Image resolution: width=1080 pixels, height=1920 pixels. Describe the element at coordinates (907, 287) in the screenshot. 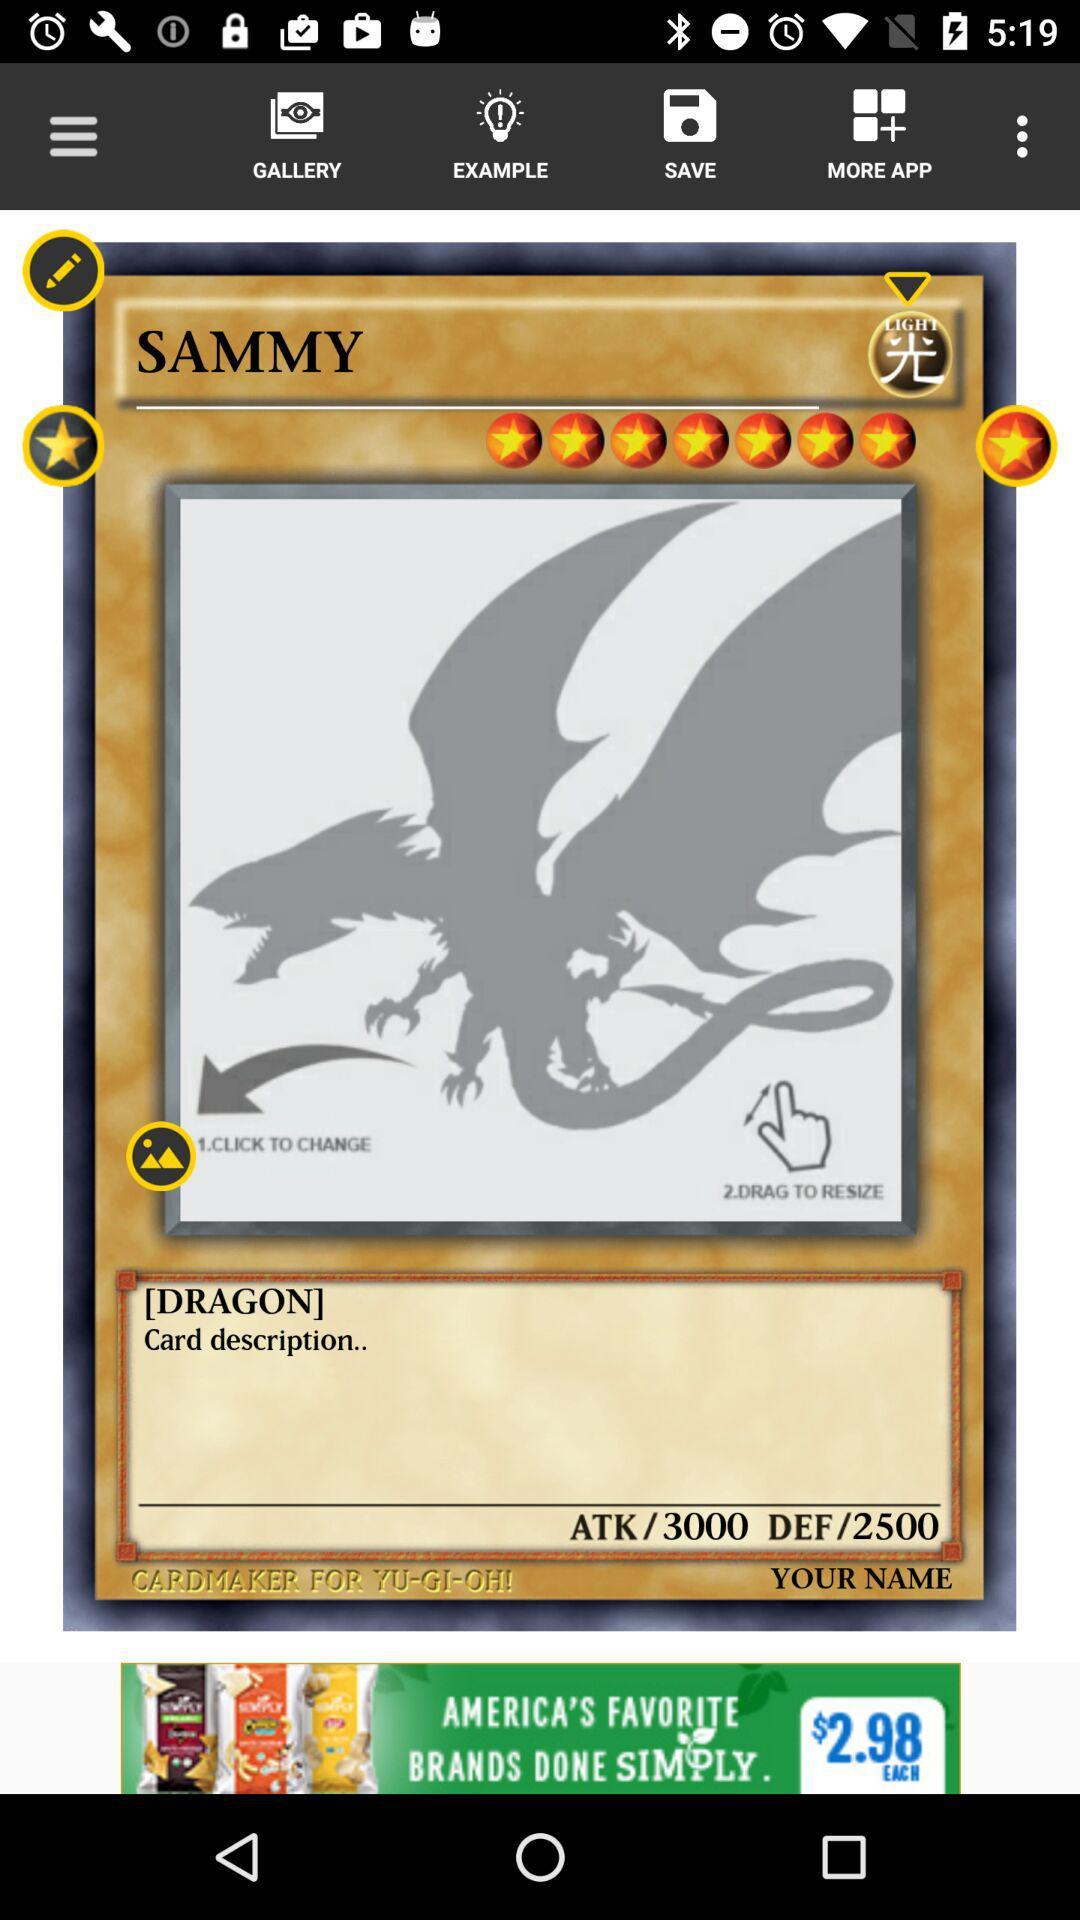

I see `the expand_more icon` at that location.